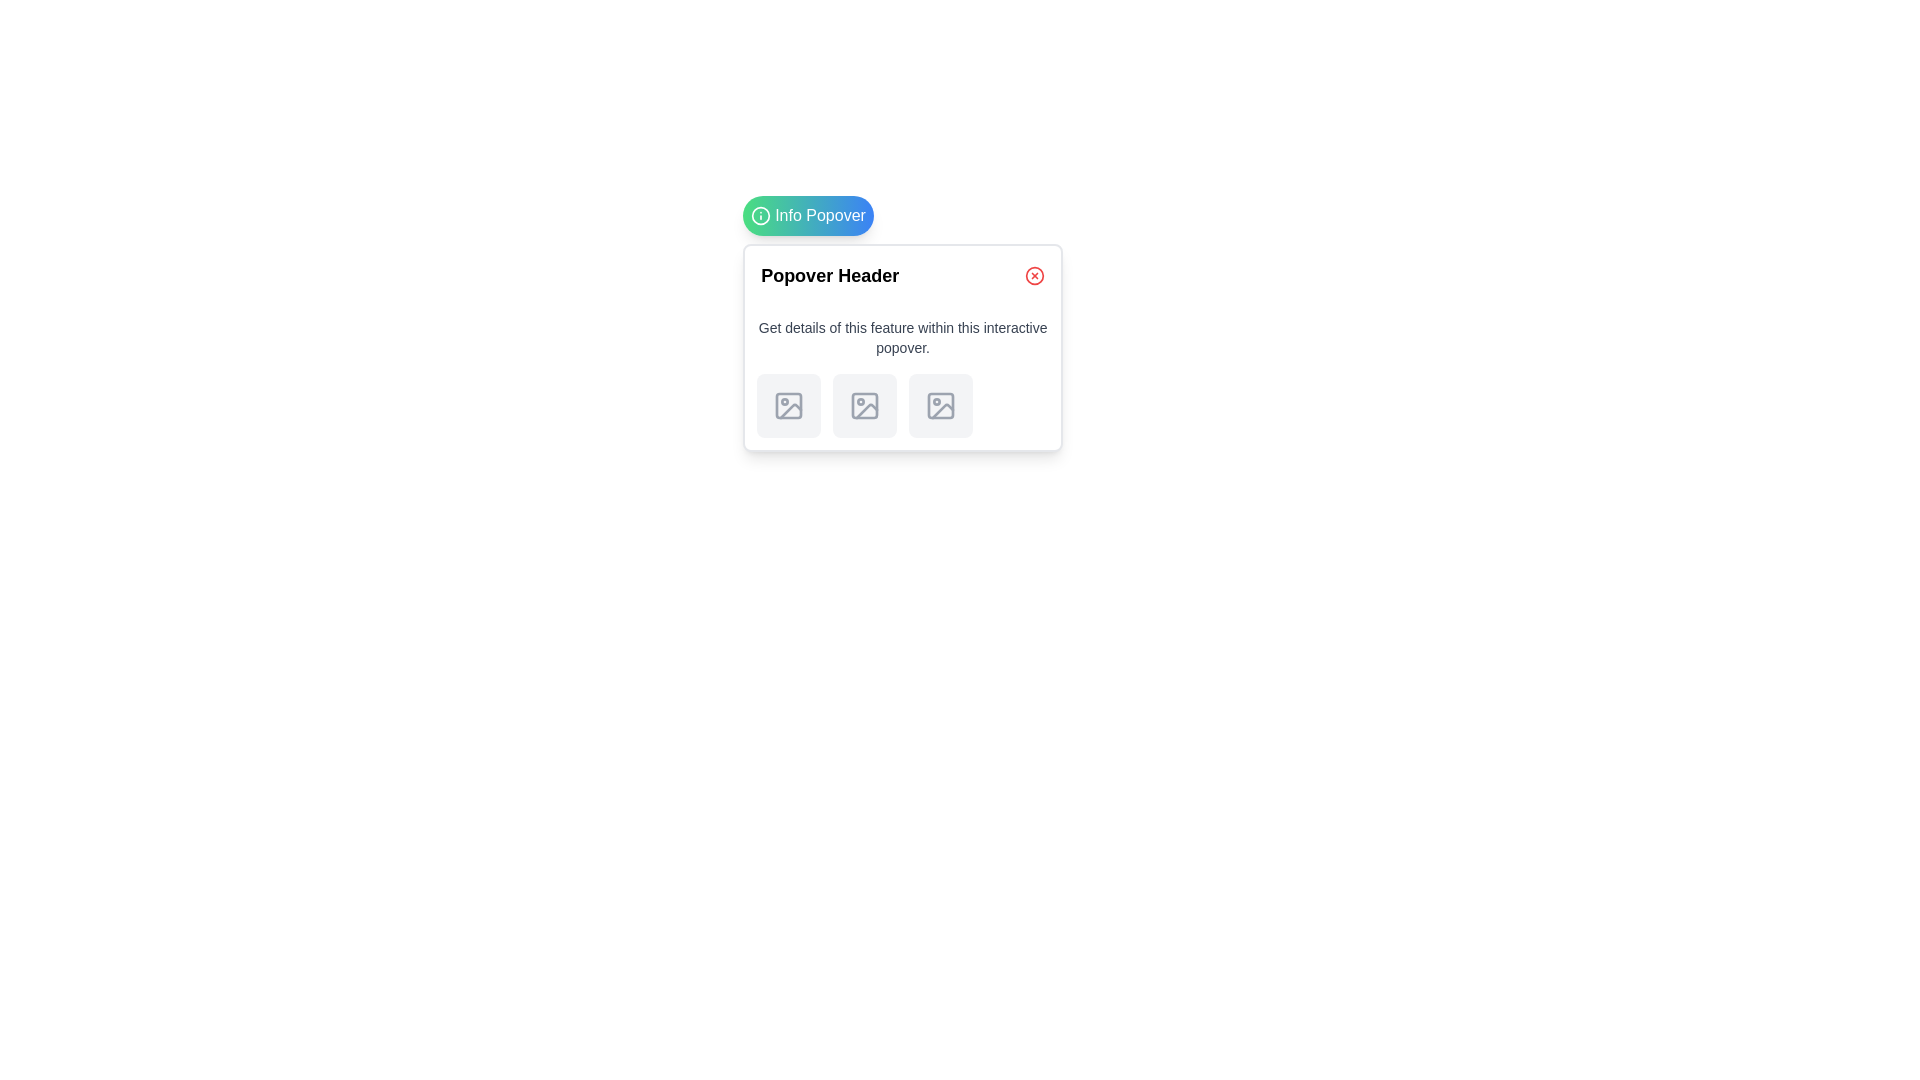 This screenshot has height=1080, width=1920. What do you see at coordinates (830, 276) in the screenshot?
I see `header text located at the top left of the popover component, which indicates its title or purpose` at bounding box center [830, 276].